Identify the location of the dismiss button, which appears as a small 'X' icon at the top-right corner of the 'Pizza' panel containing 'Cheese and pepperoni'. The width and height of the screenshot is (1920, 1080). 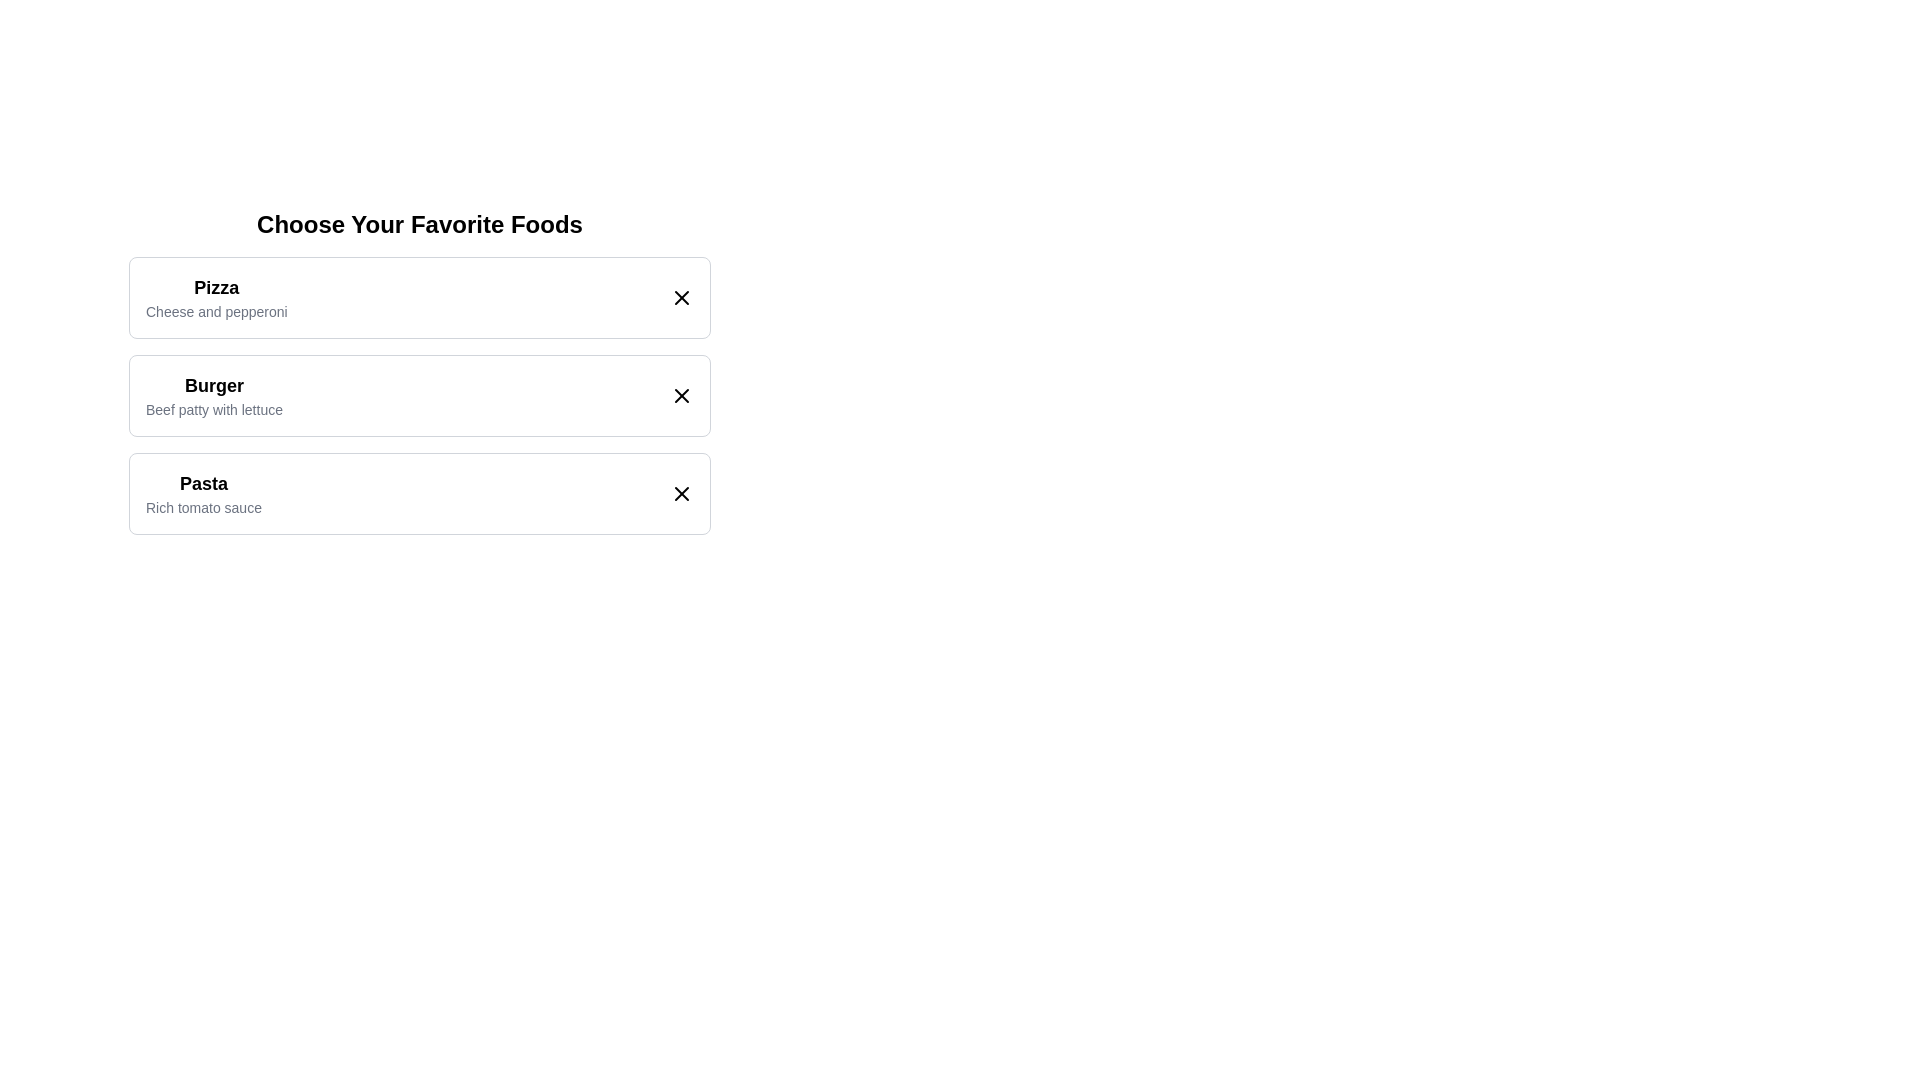
(681, 297).